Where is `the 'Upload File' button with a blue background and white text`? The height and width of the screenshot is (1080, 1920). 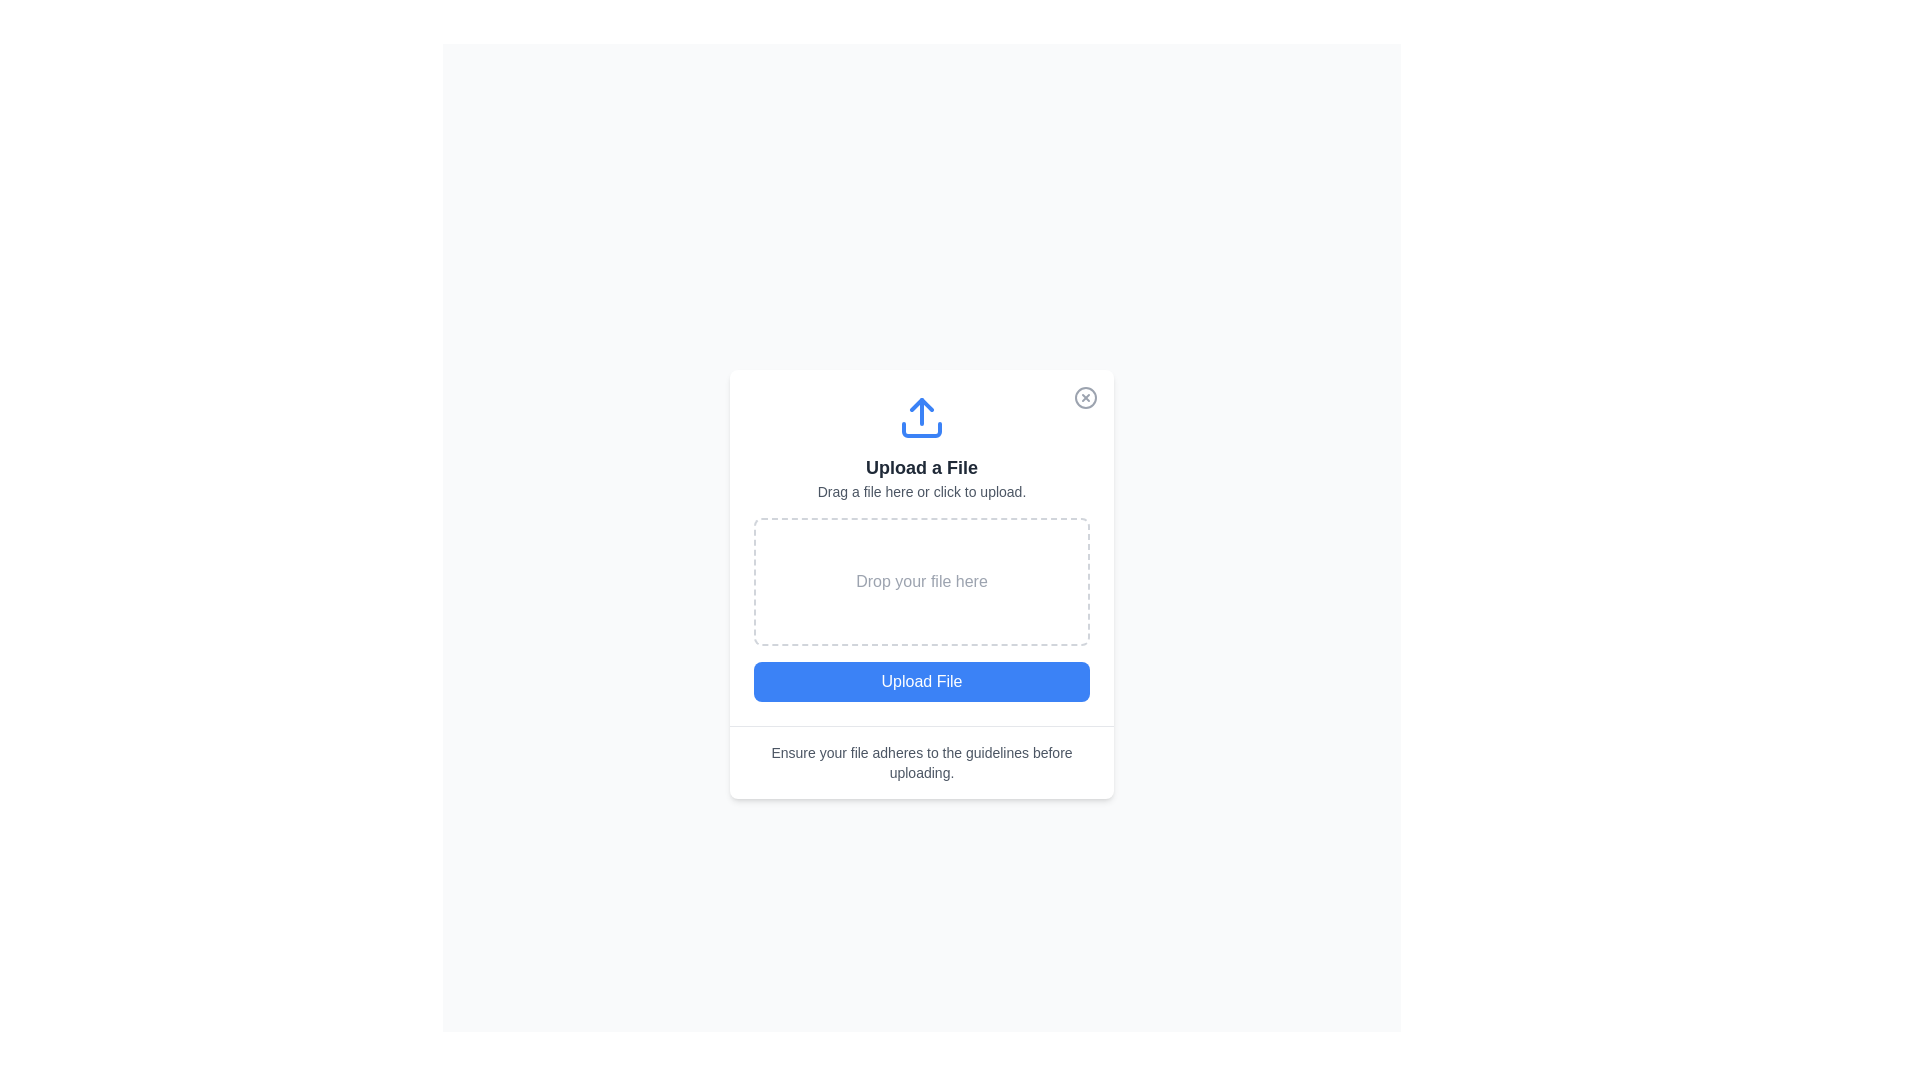
the 'Upload File' button with a blue background and white text is located at coordinates (920, 680).